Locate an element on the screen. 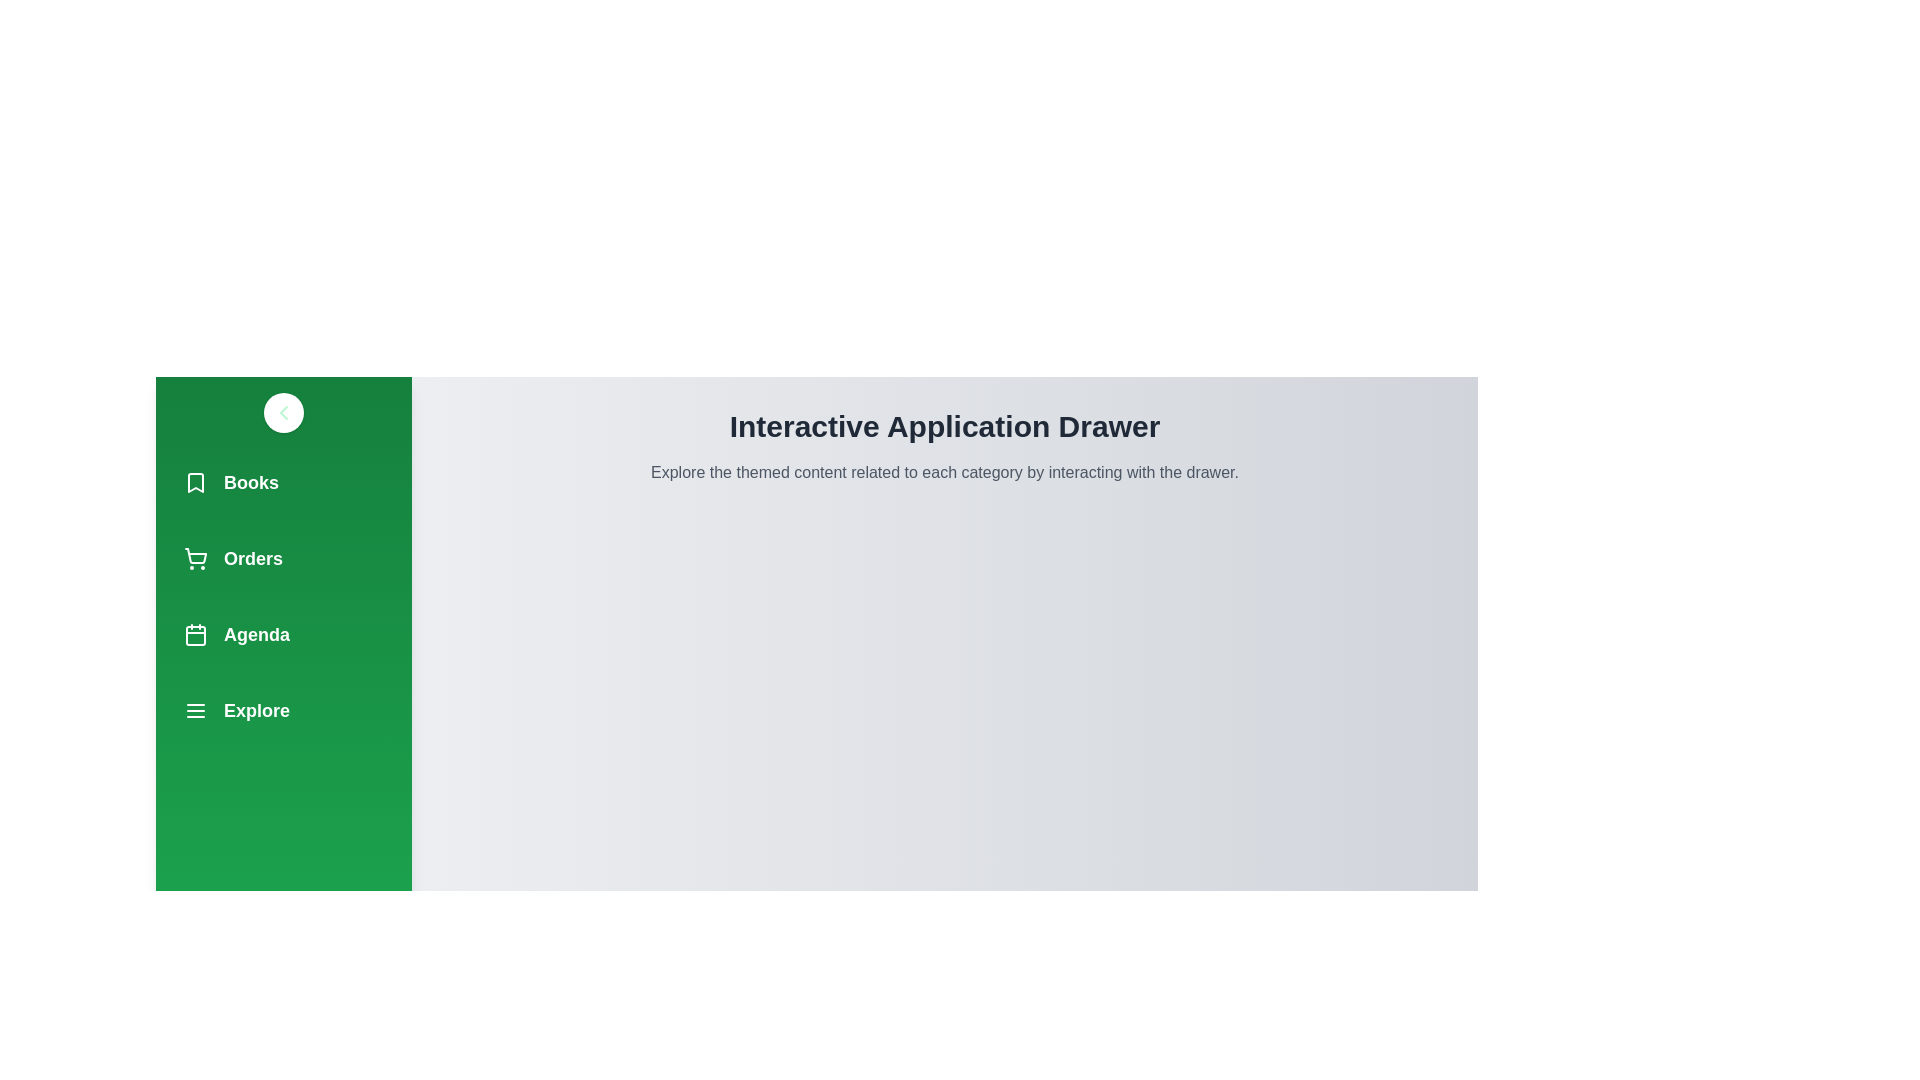 This screenshot has height=1080, width=1920. the navigation item Orders from the drawer menu is located at coordinates (282, 559).